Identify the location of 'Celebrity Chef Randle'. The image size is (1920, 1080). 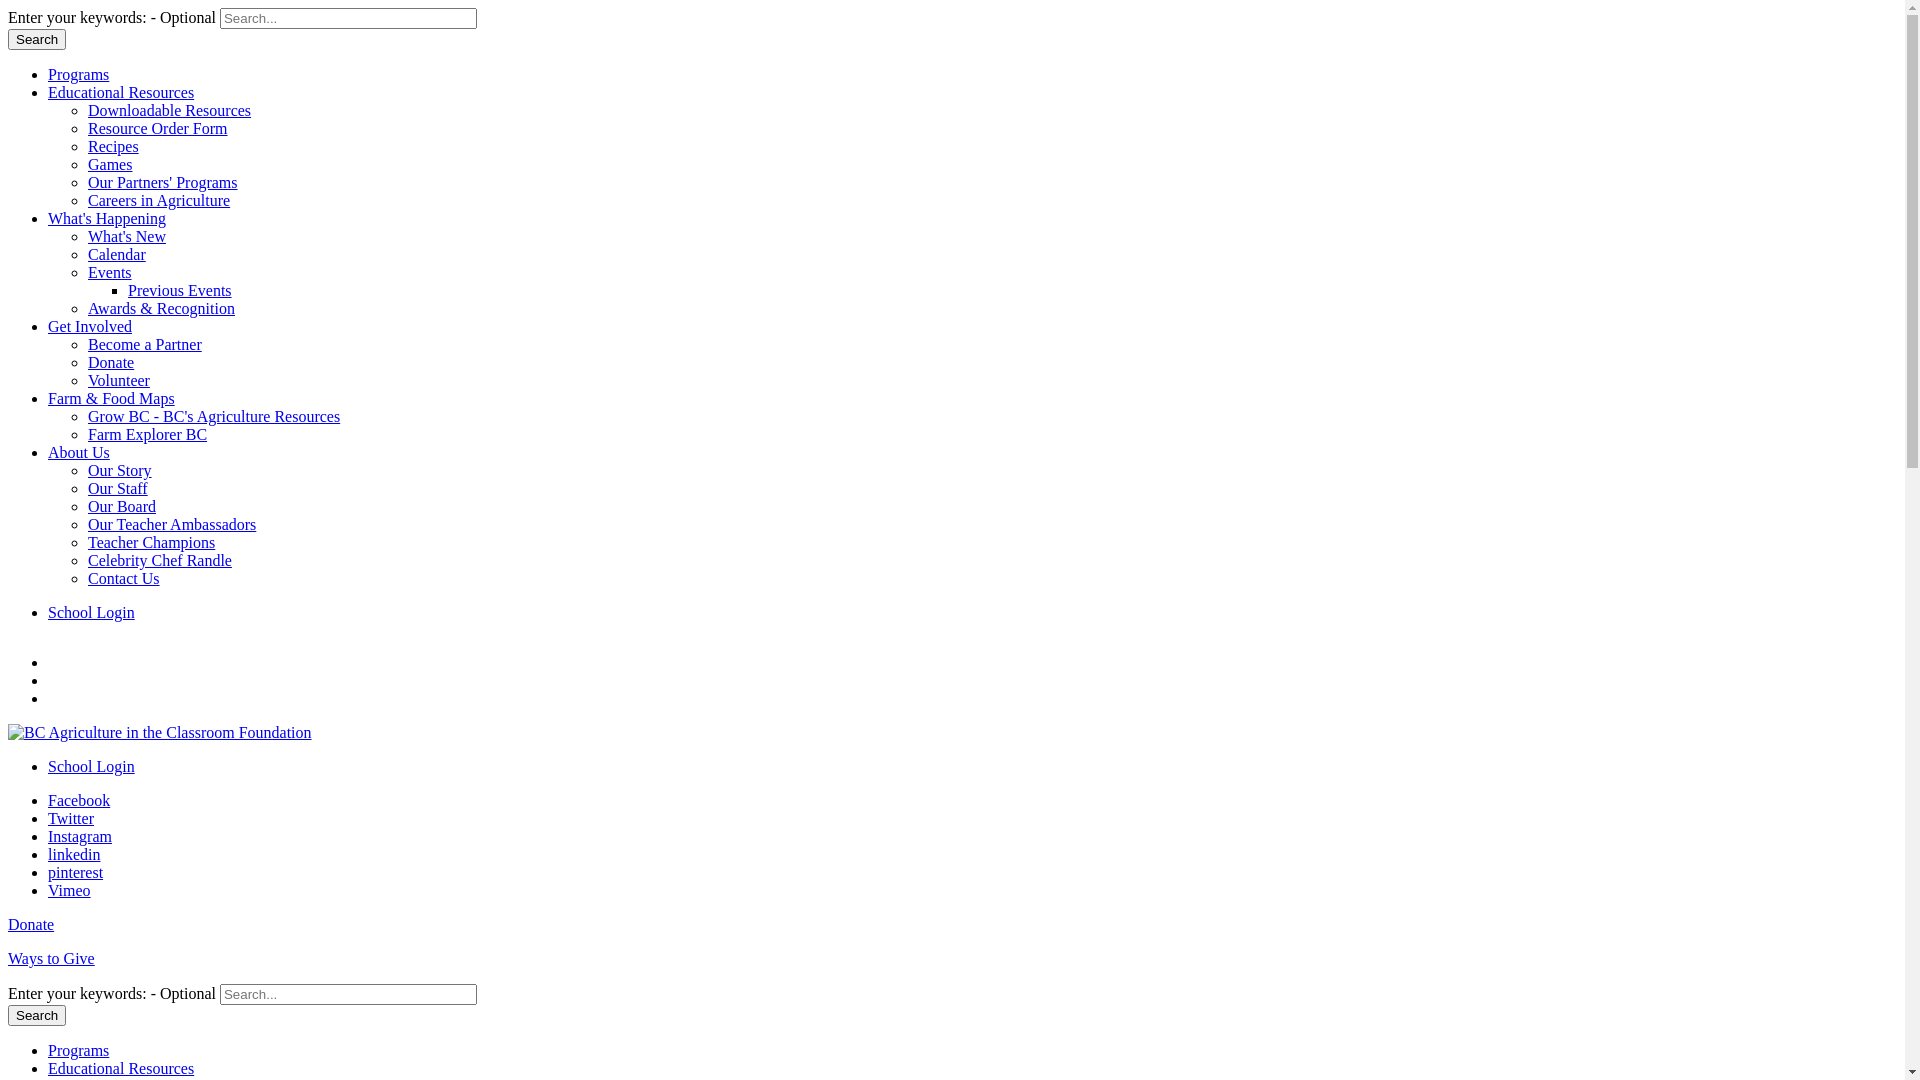
(158, 560).